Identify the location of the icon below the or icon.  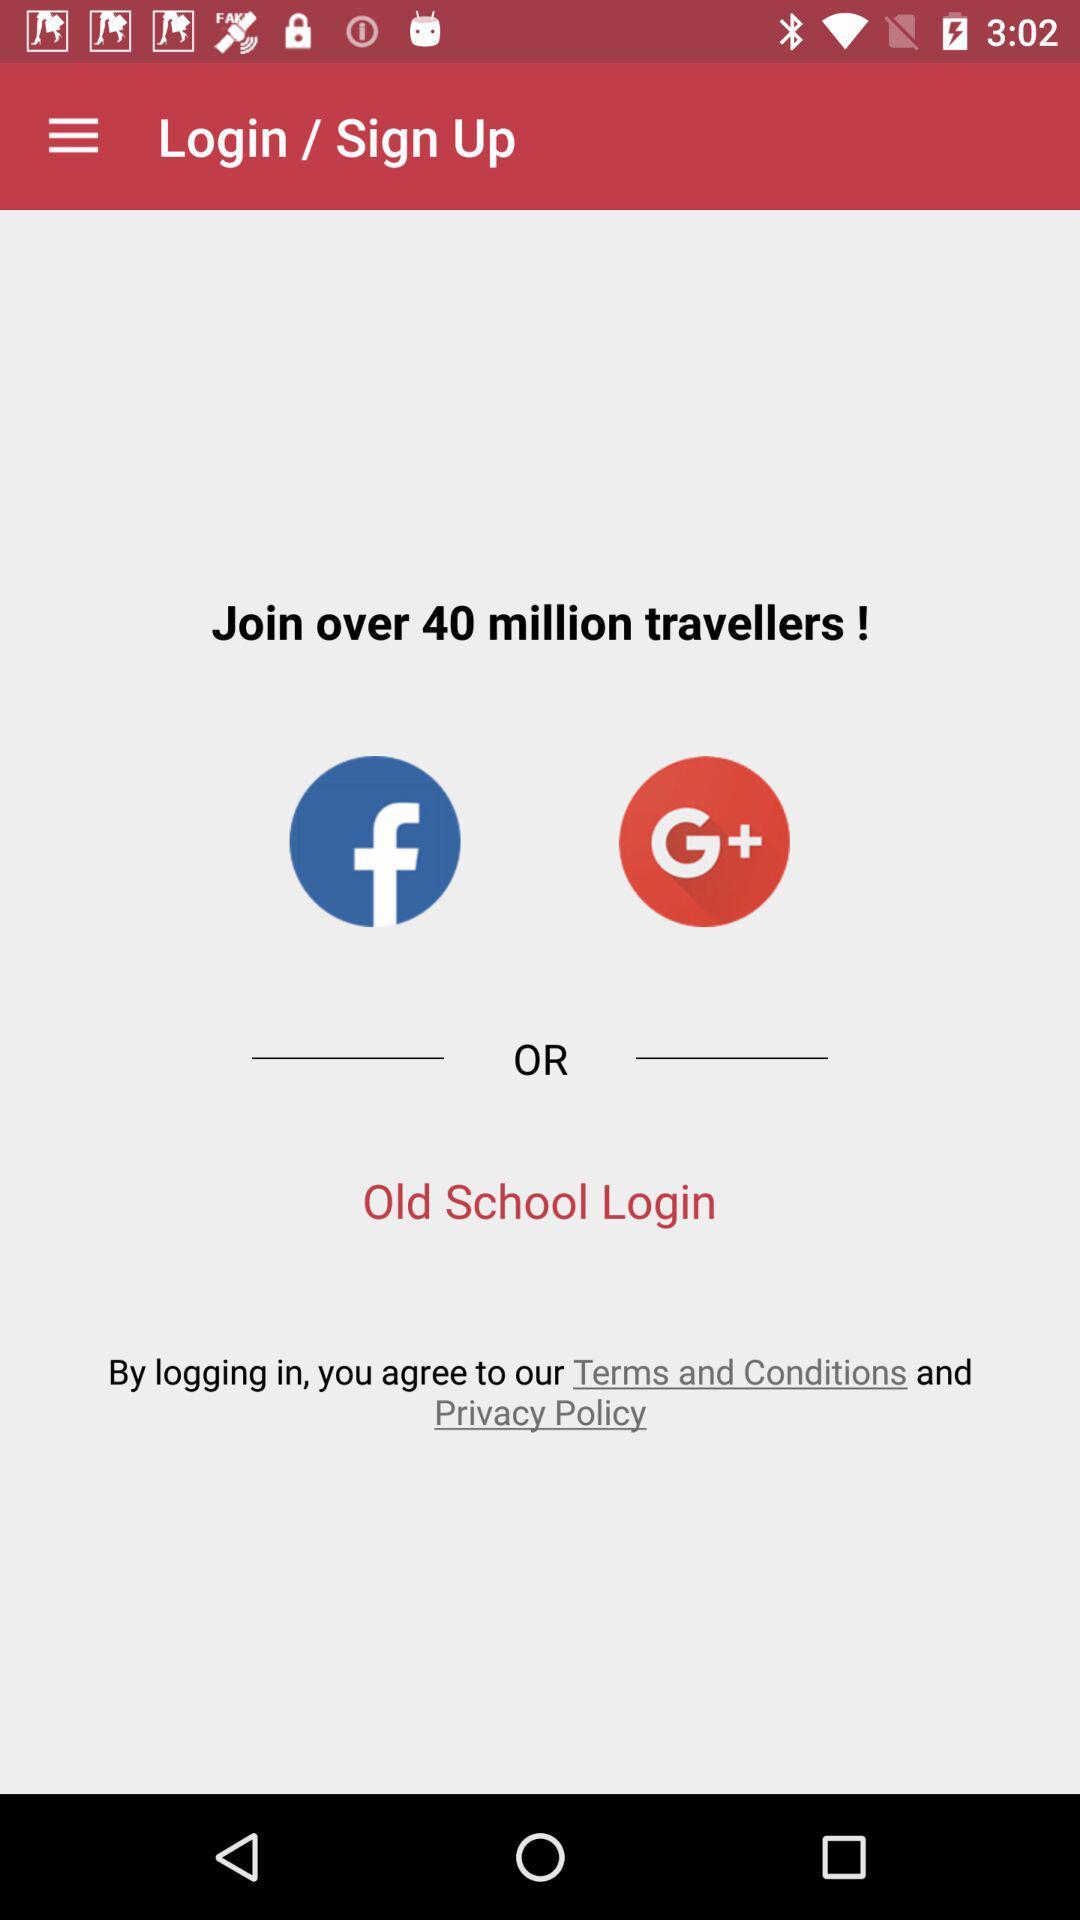
(538, 1200).